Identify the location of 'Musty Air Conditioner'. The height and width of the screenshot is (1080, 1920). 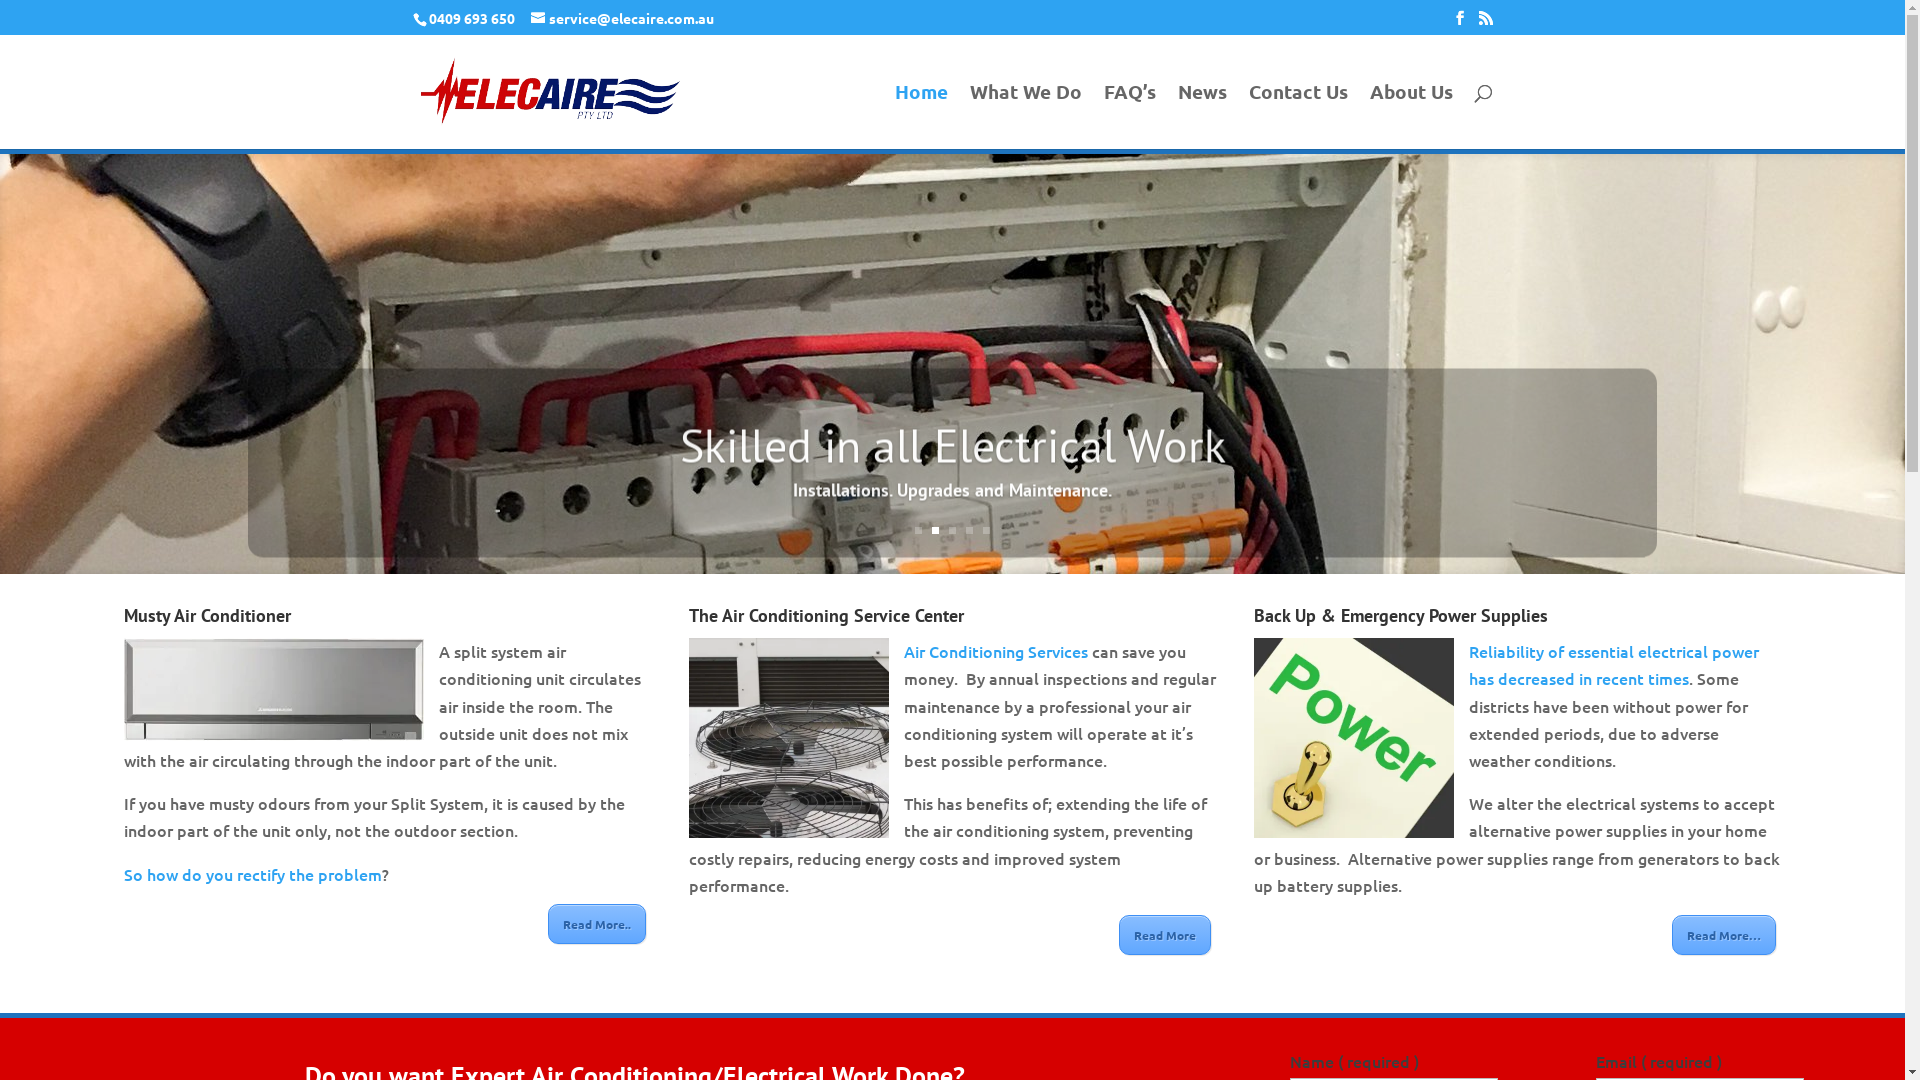
(123, 614).